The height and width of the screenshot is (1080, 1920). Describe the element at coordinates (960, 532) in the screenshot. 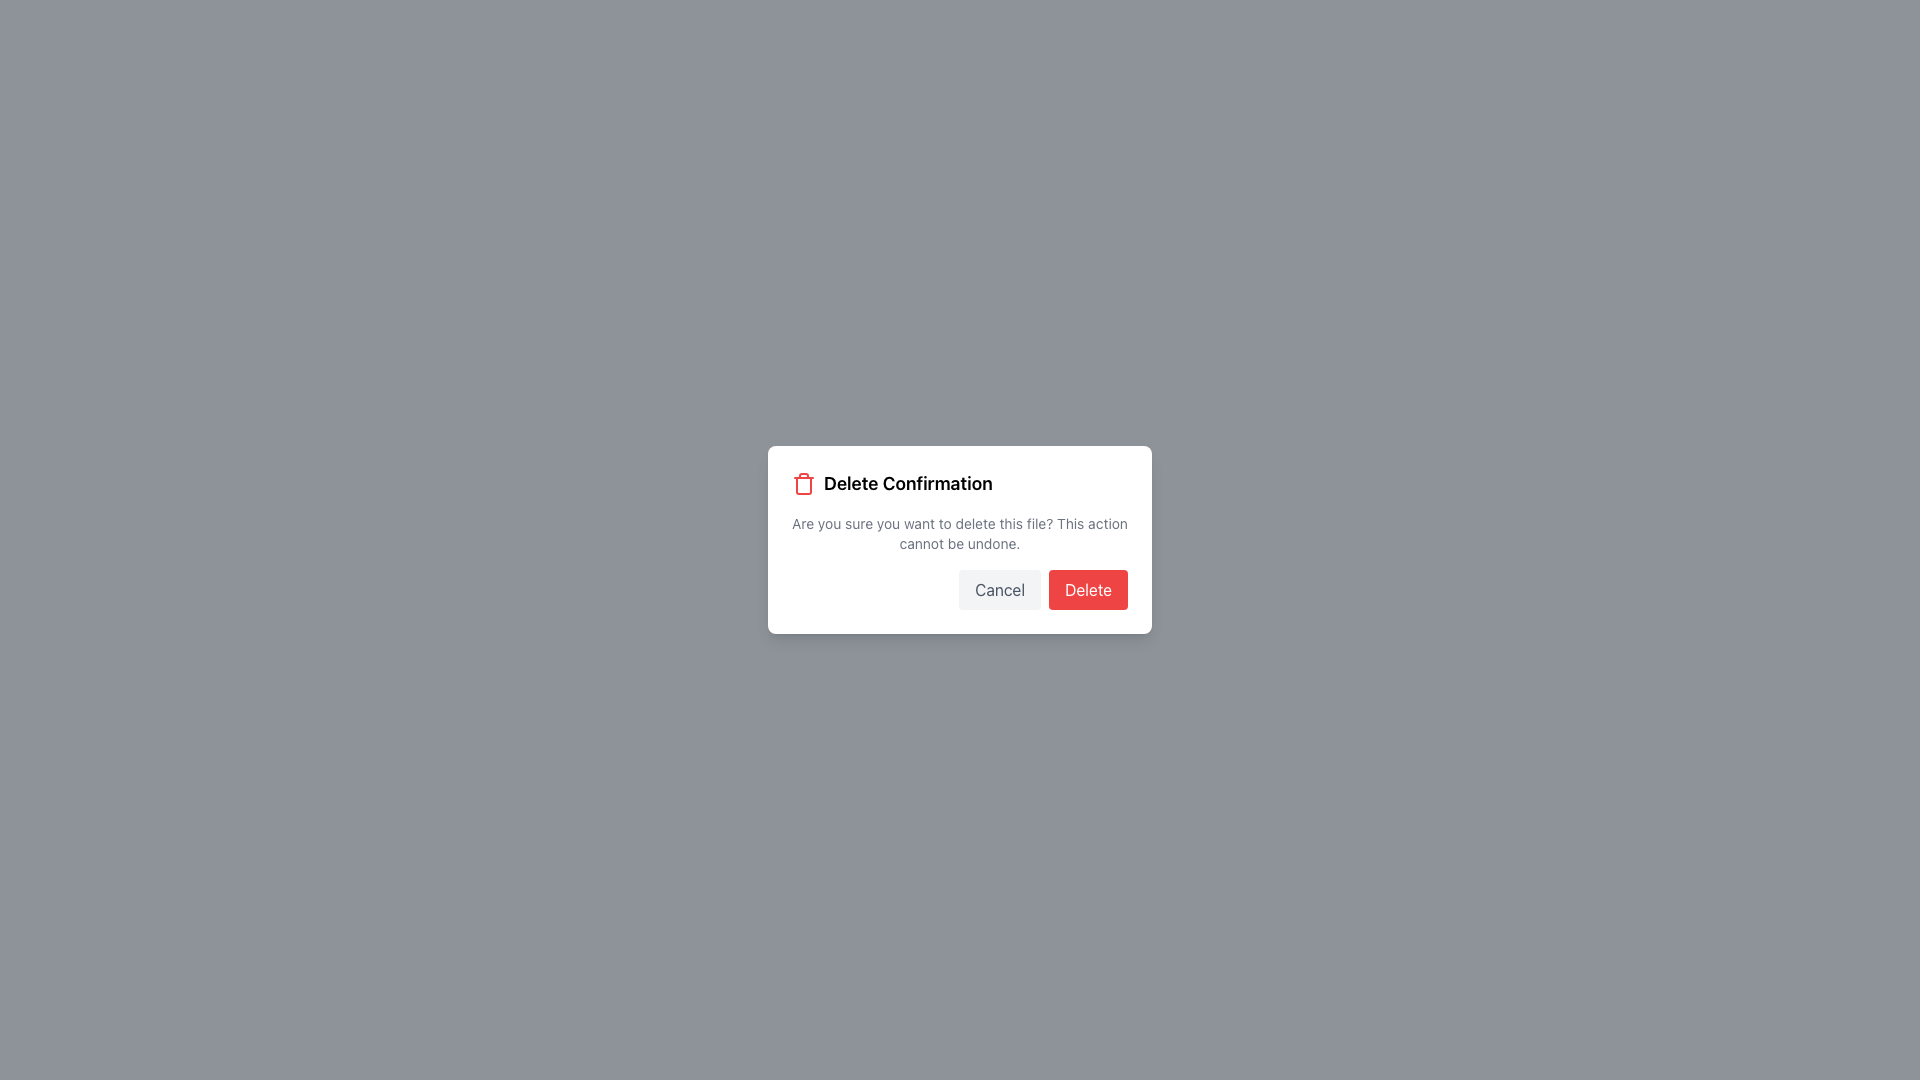

I see `text message that states: 'Are you sure you want to delete this file? This action cannot be undone.' It is located within the modal dialog box, below the 'Delete Confirmation' heading` at that location.